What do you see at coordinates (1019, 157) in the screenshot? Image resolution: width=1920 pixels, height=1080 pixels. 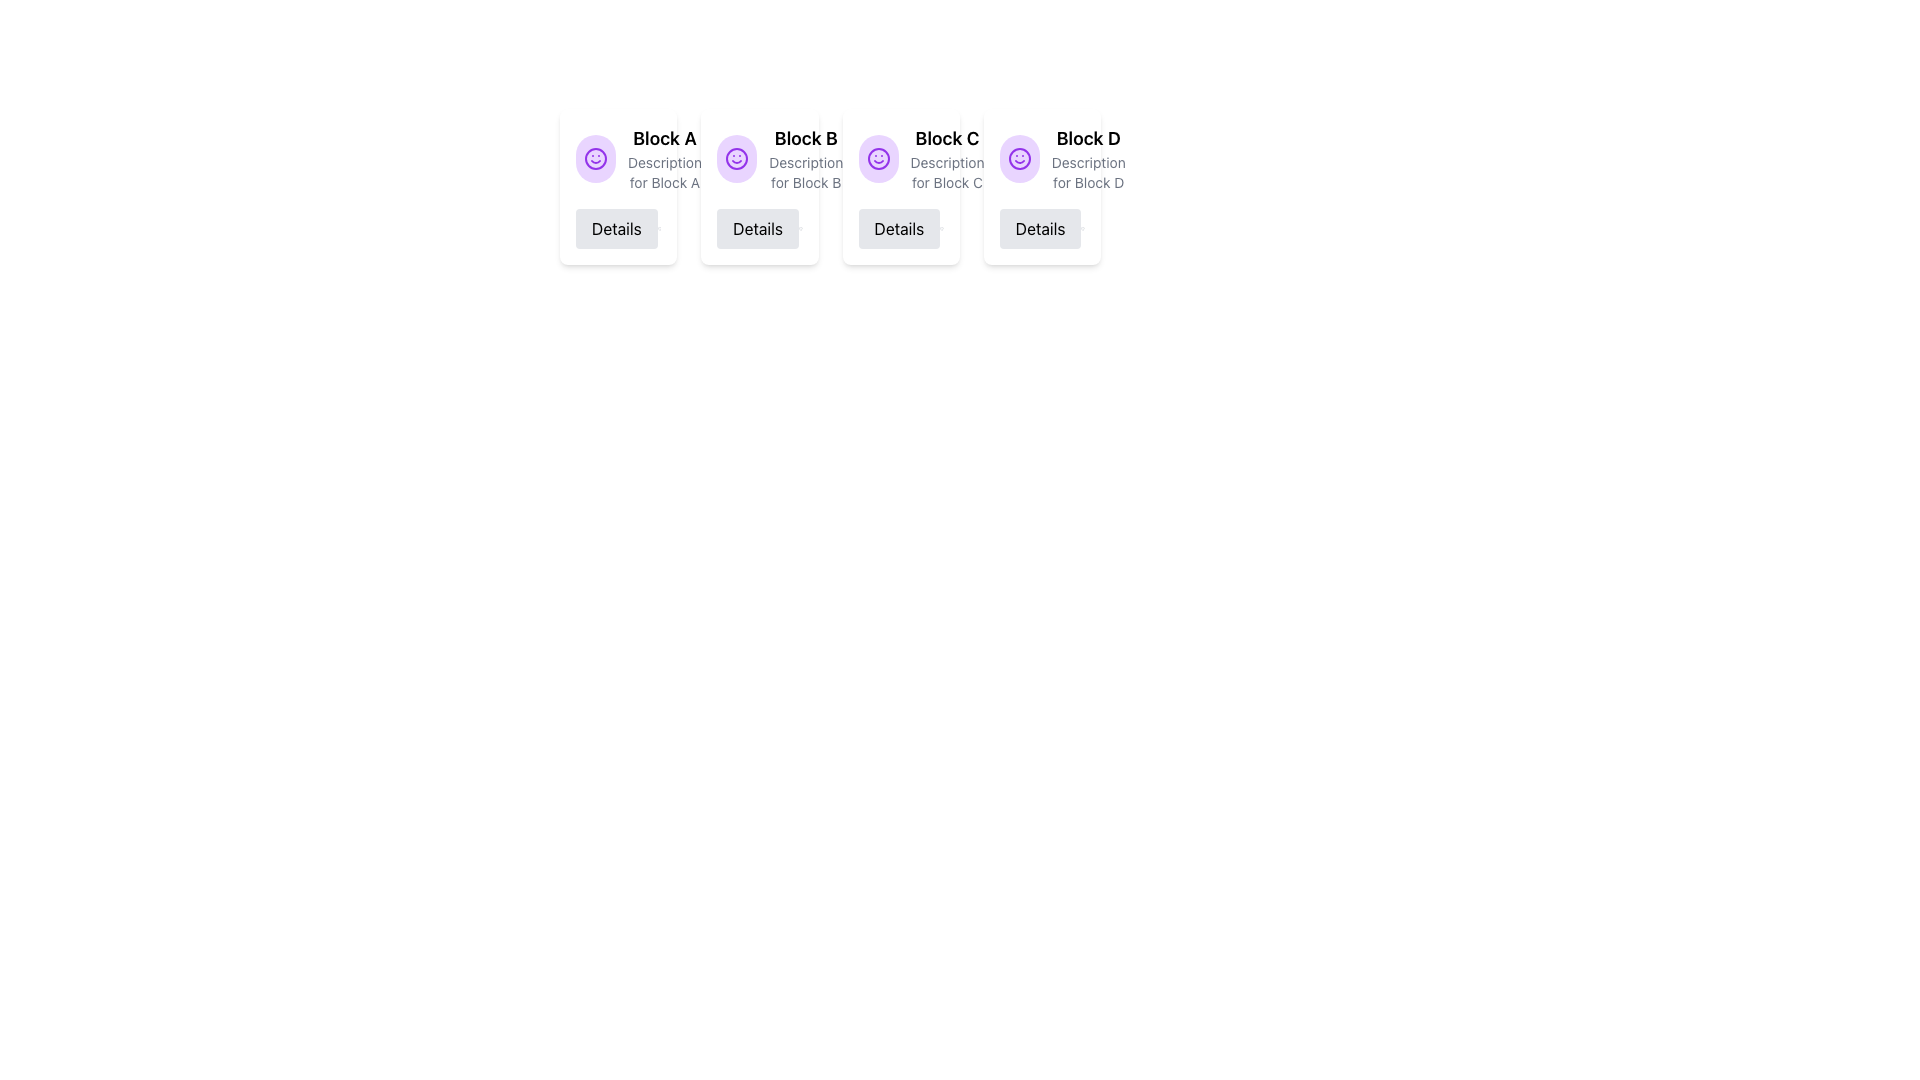 I see `the purple circular icon button with a smiling face located in the 'Block D' card, positioned above the 'Details' button and to the left of the text 'Block DDescription for Block D'` at bounding box center [1019, 157].